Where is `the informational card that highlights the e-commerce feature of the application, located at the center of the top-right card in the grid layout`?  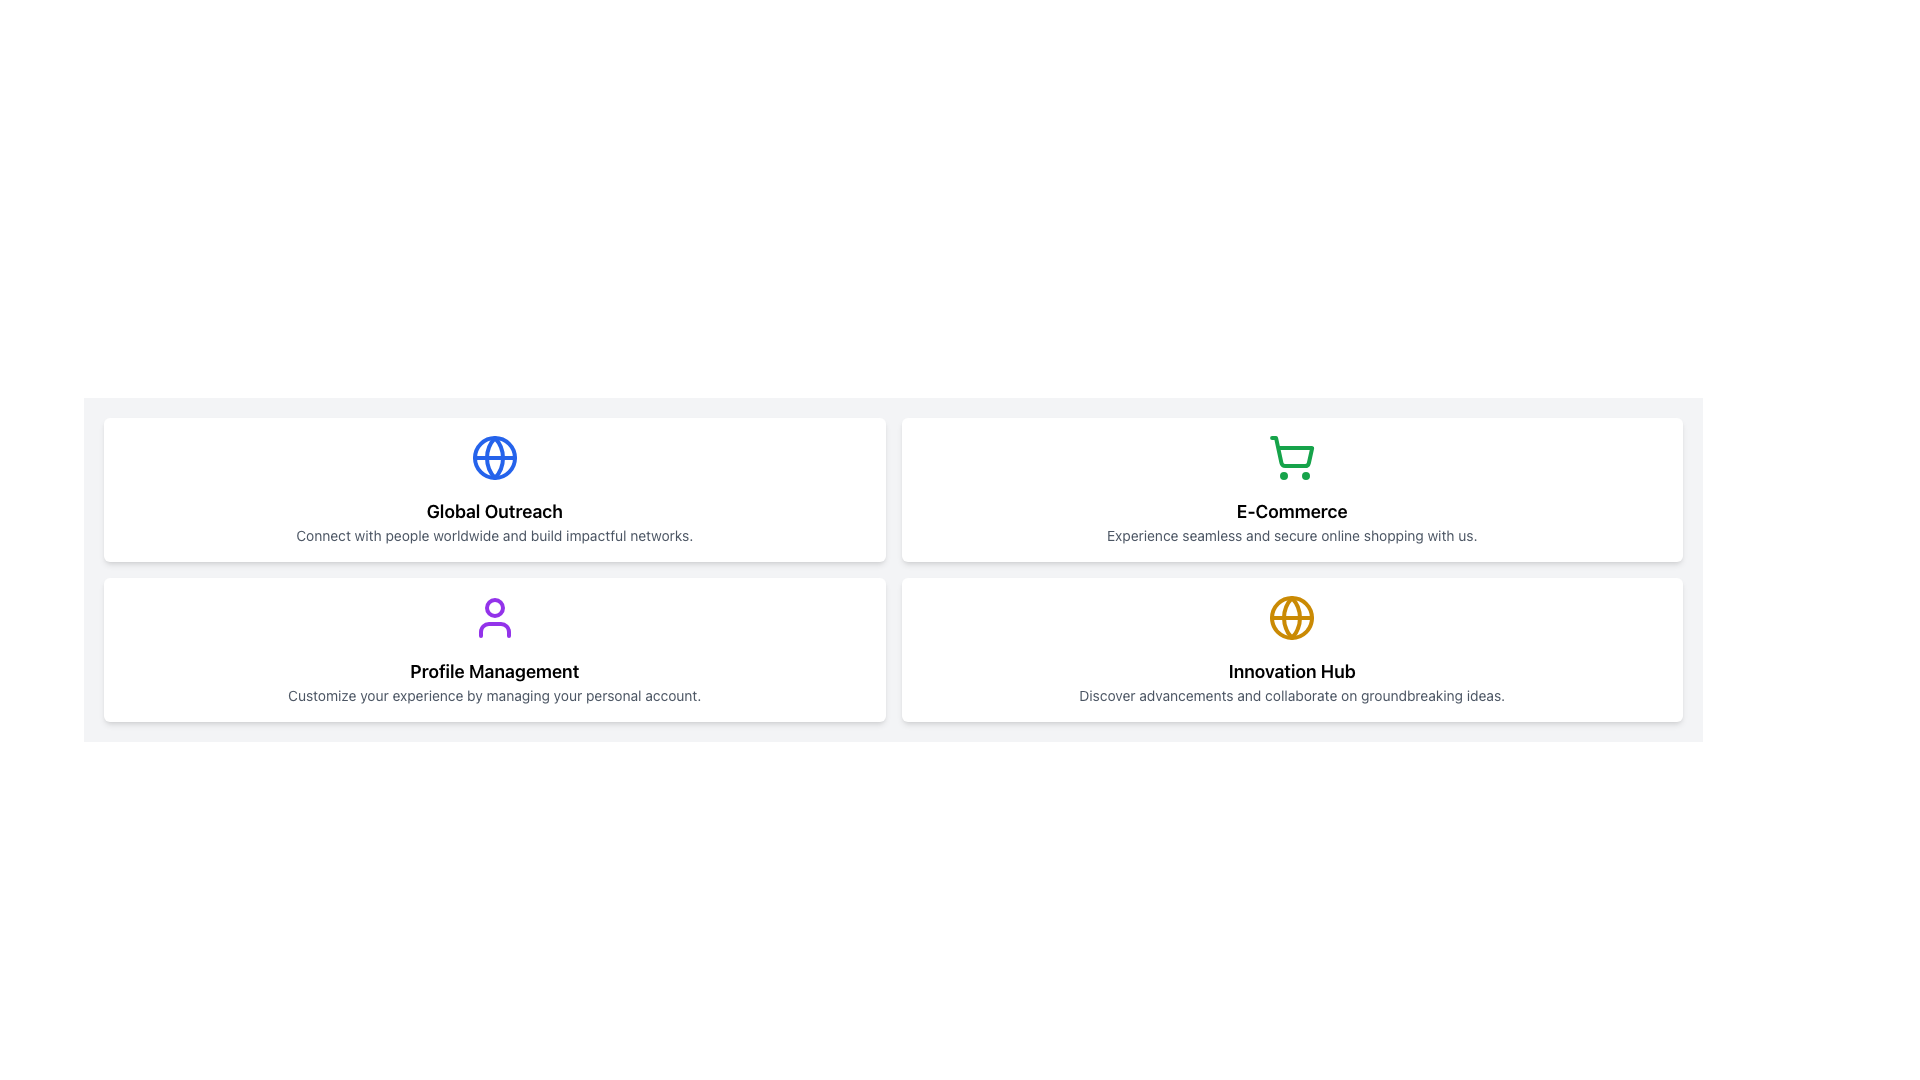
the informational card that highlights the e-commerce feature of the application, located at the center of the top-right card in the grid layout is located at coordinates (1292, 489).